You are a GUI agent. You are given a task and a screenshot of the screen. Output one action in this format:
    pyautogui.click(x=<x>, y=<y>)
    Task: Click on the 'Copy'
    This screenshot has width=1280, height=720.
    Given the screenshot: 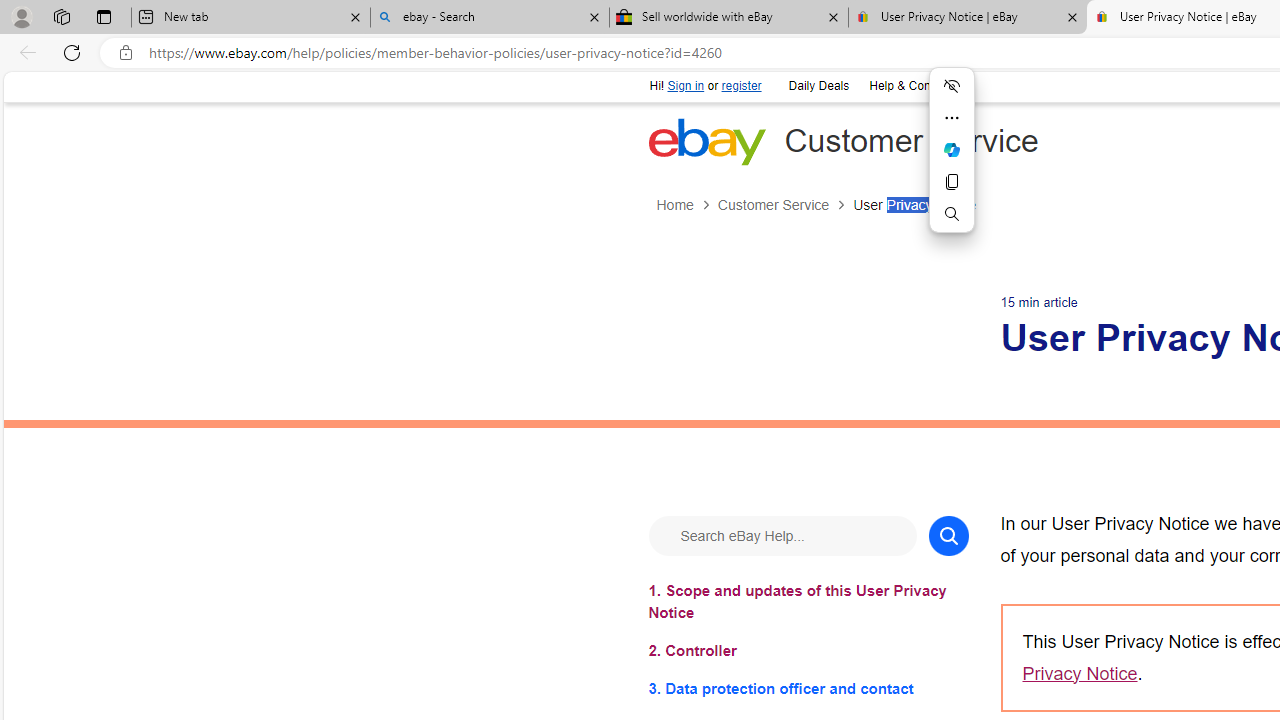 What is the action you would take?
    pyautogui.click(x=951, y=182)
    